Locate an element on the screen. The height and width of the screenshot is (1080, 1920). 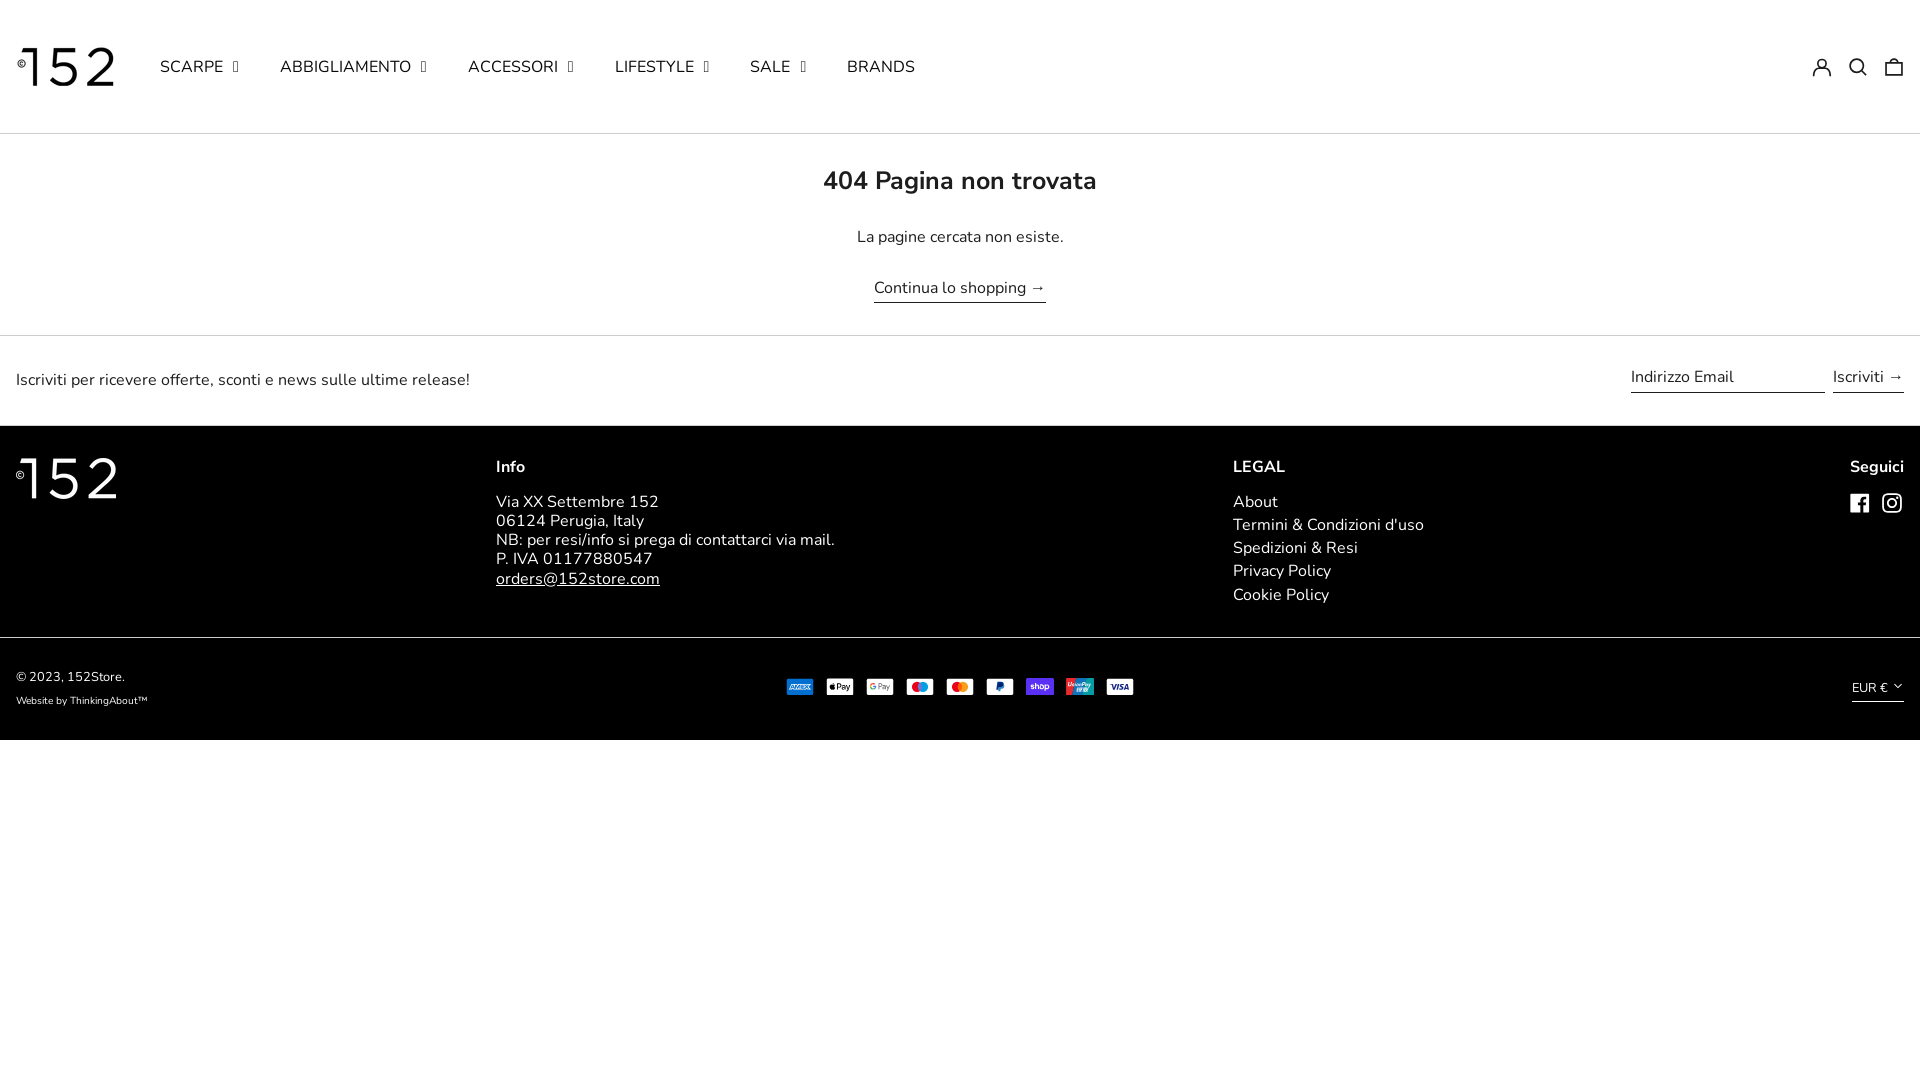
'ACCESSORI' is located at coordinates (521, 65).